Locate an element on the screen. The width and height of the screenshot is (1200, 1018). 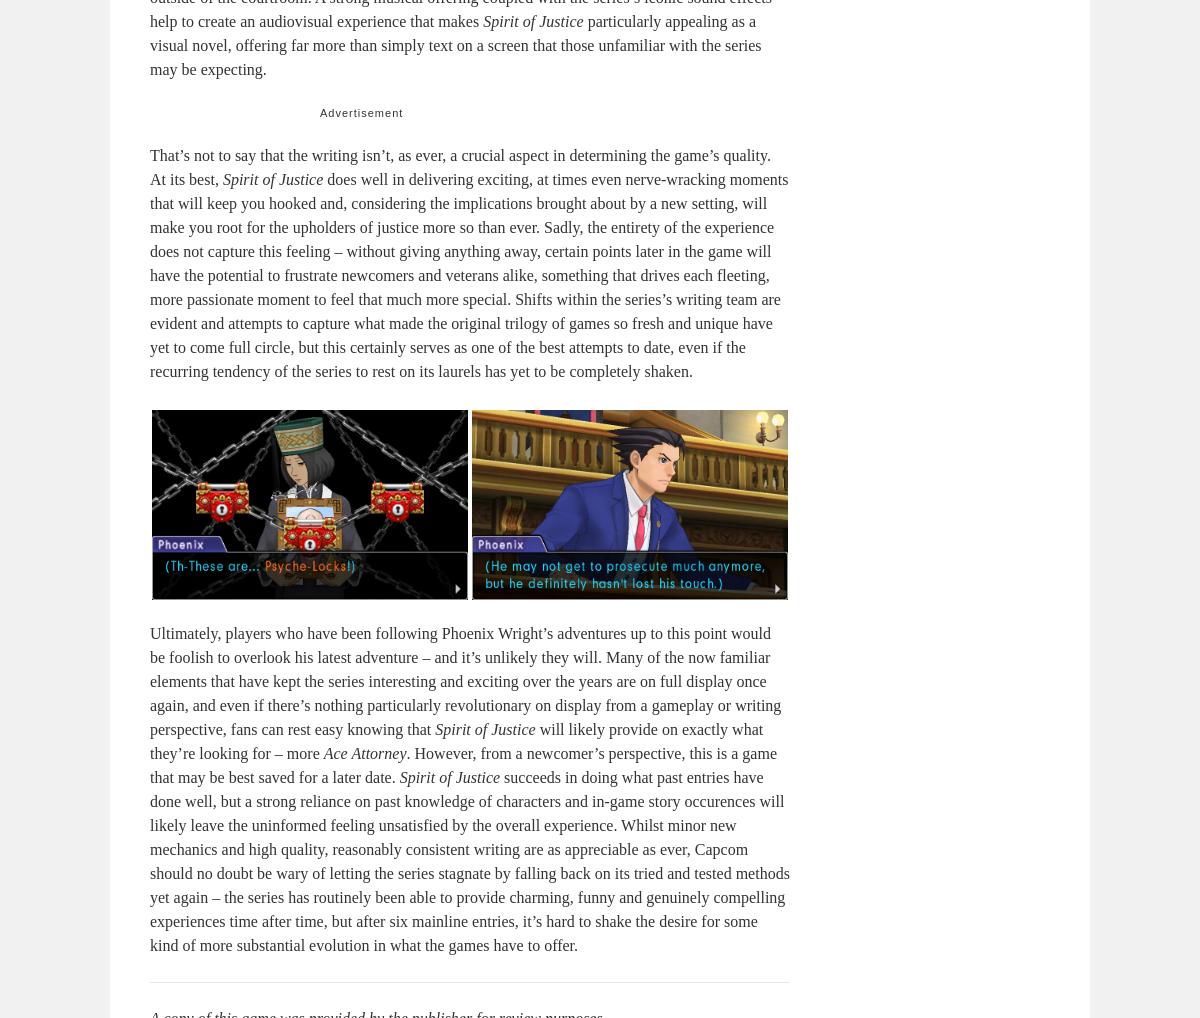
'succeeds in doing what past entries have done well, but a strong reliance on past knowledge of characters and in-game story occurences will likely leave the uninformed feeling unsatisfied by the overall experience. Whilst minor new mechanics and high quality, reasonably consistent writing are as appreciable as ever, Capcom should no doubt be wary of letting the series stagnate by falling back on its tried and tested methods yet again – the series has routinely been able to provide charming, funny and genuinely compelling experiences time after time, but after six mainline entries, it’s hard to shake the desire for some kind of more substantial evolution in what the games have to offer.' is located at coordinates (468, 860).